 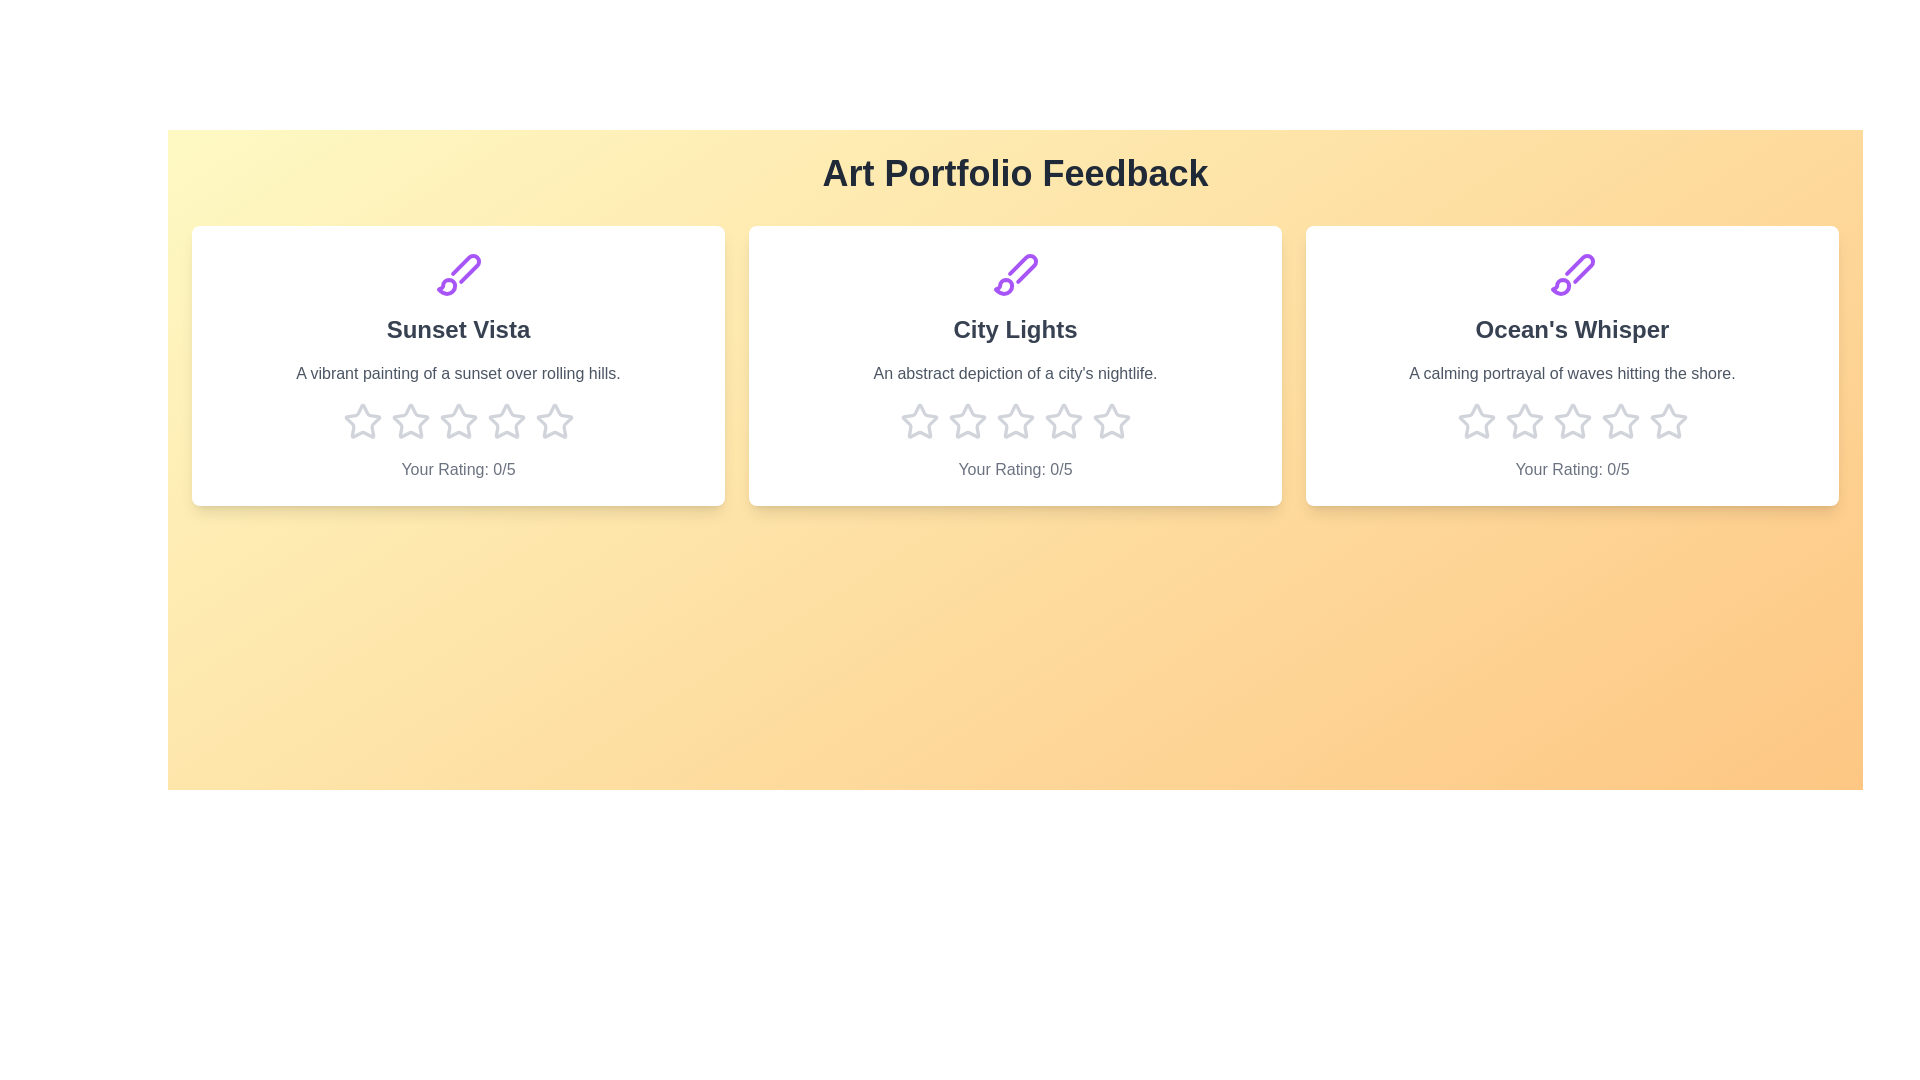 What do you see at coordinates (1523, 420) in the screenshot?
I see `the star corresponding to 2 stars for the artwork titled 'Ocean's Whisper'` at bounding box center [1523, 420].